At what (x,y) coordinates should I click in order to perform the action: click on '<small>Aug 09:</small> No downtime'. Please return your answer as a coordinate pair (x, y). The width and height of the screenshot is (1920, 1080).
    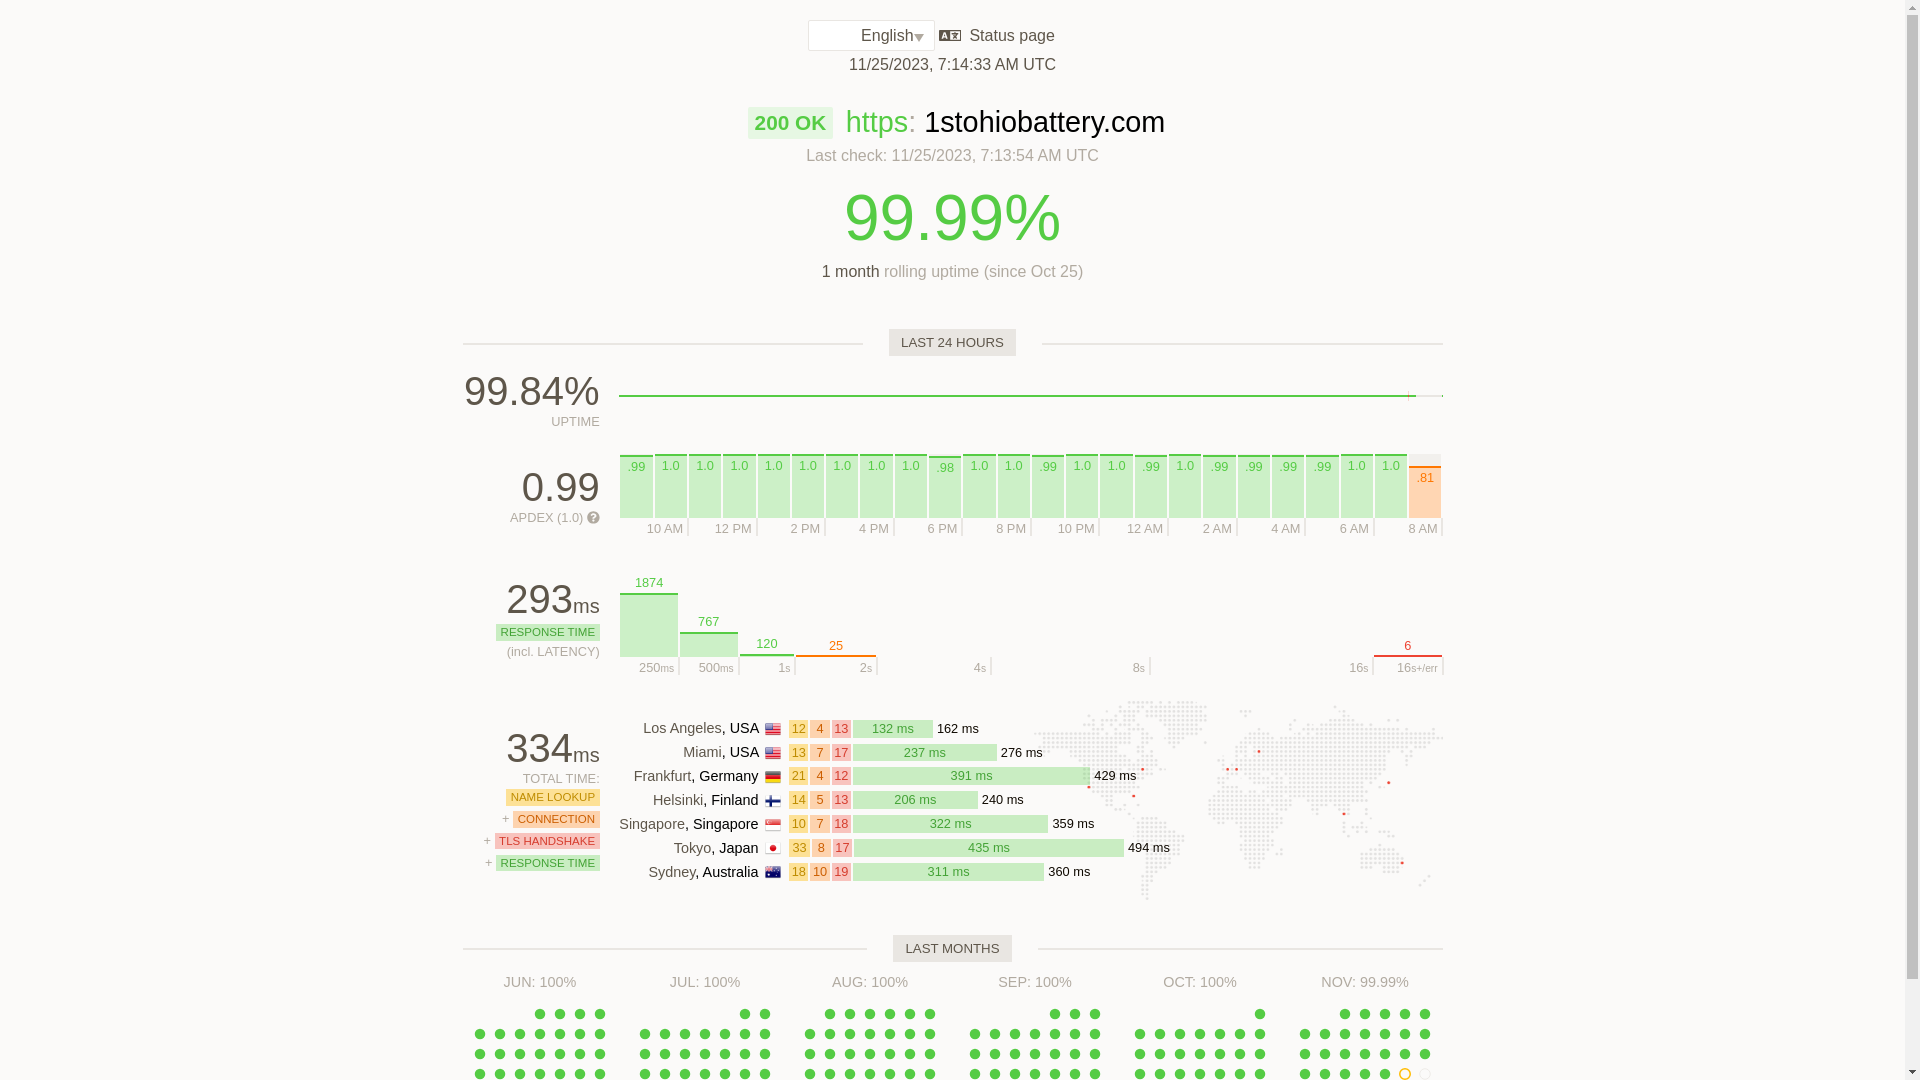
    Looking at the image, I should click on (849, 1033).